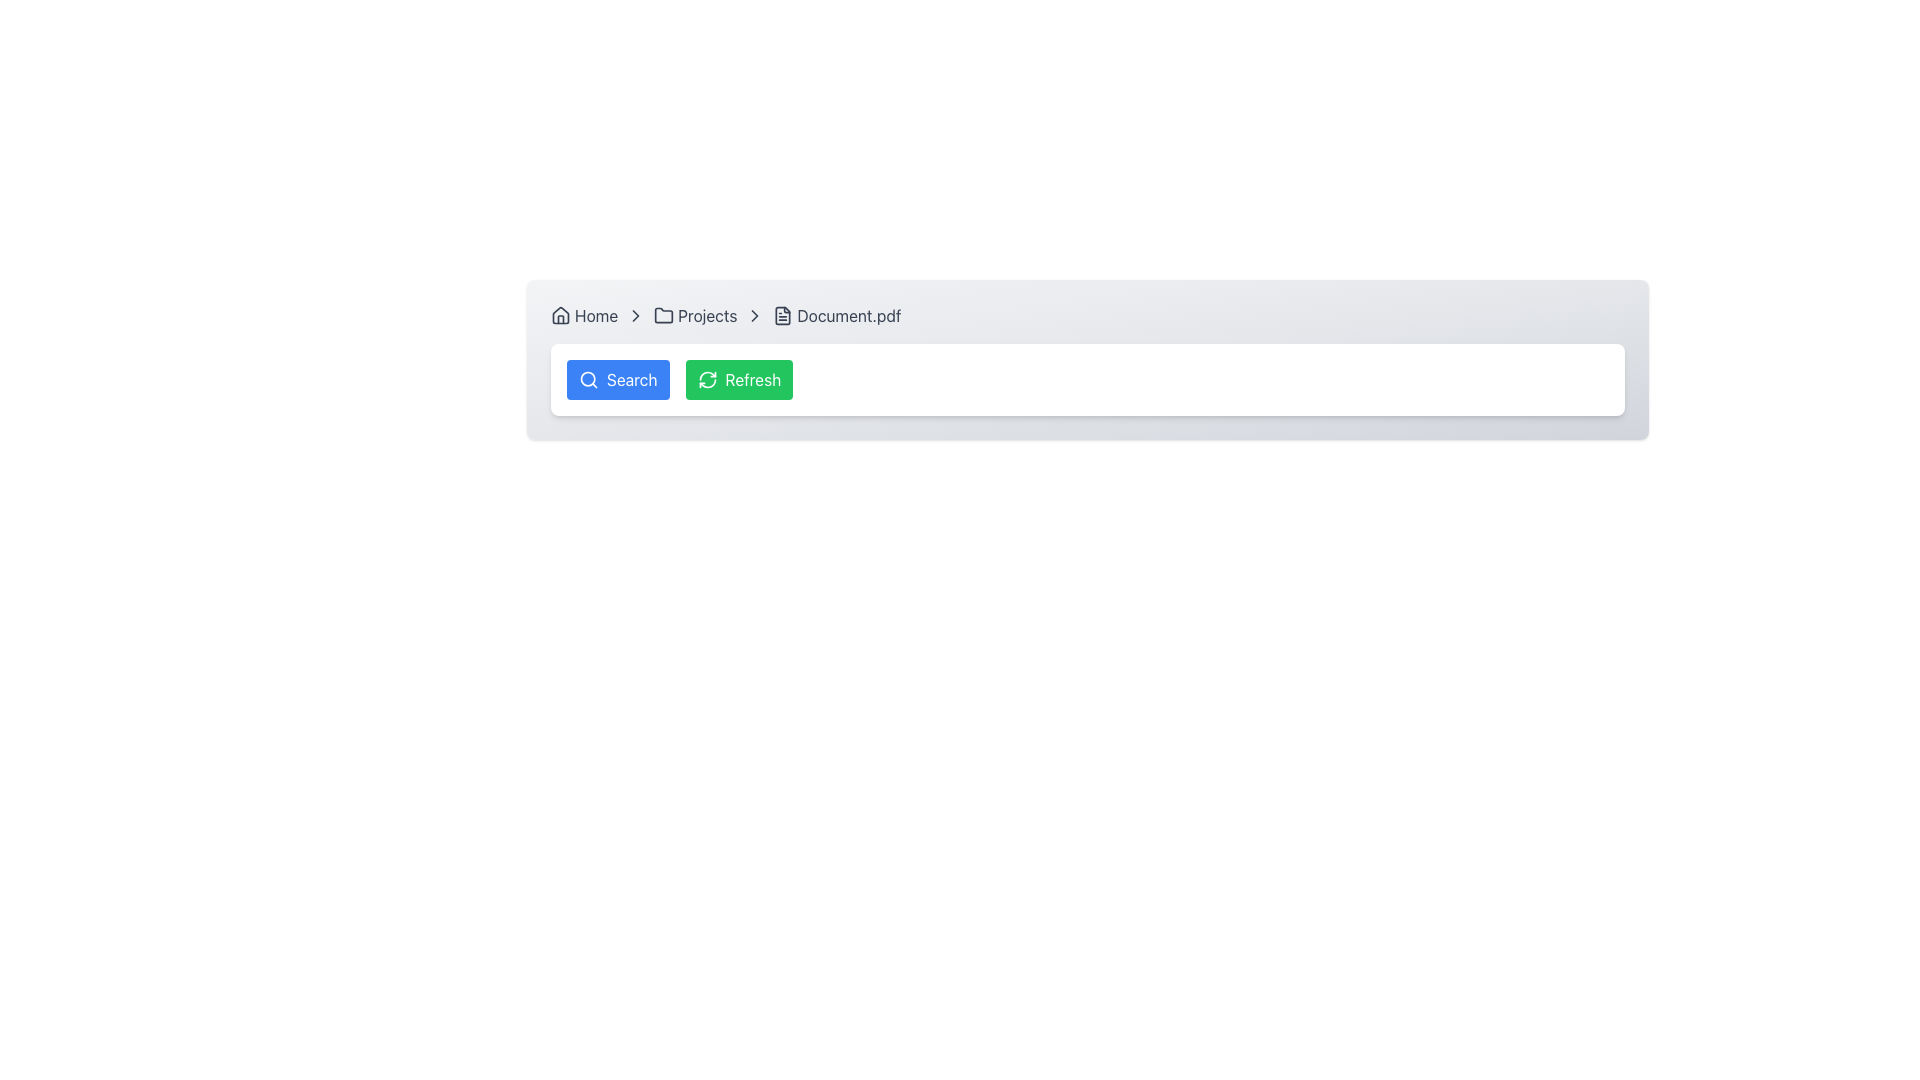  Describe the element at coordinates (752, 380) in the screenshot. I see `text label within the refresh button, which has a green background and is positioned to the right of a circular arrow icon` at that location.